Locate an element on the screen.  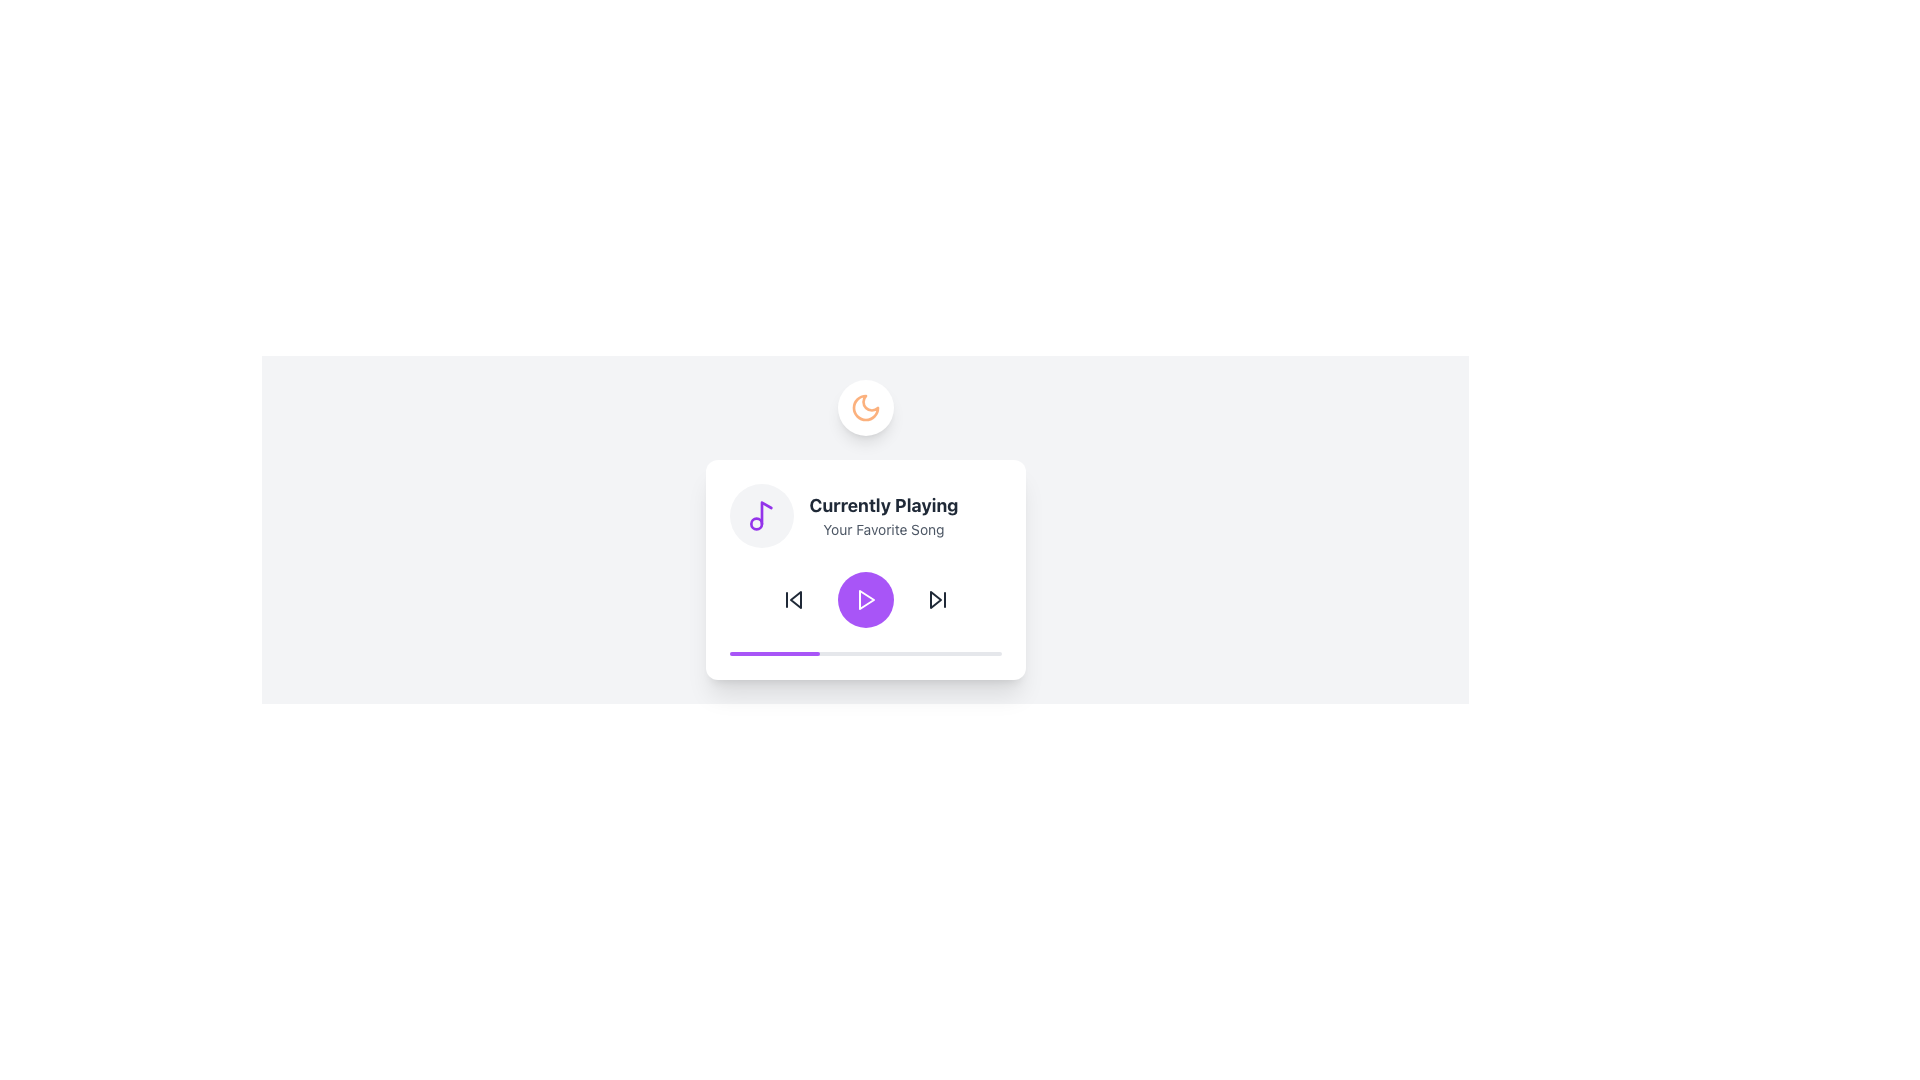
the small circular graphic element representing a note or dot within the music icon is located at coordinates (755, 523).